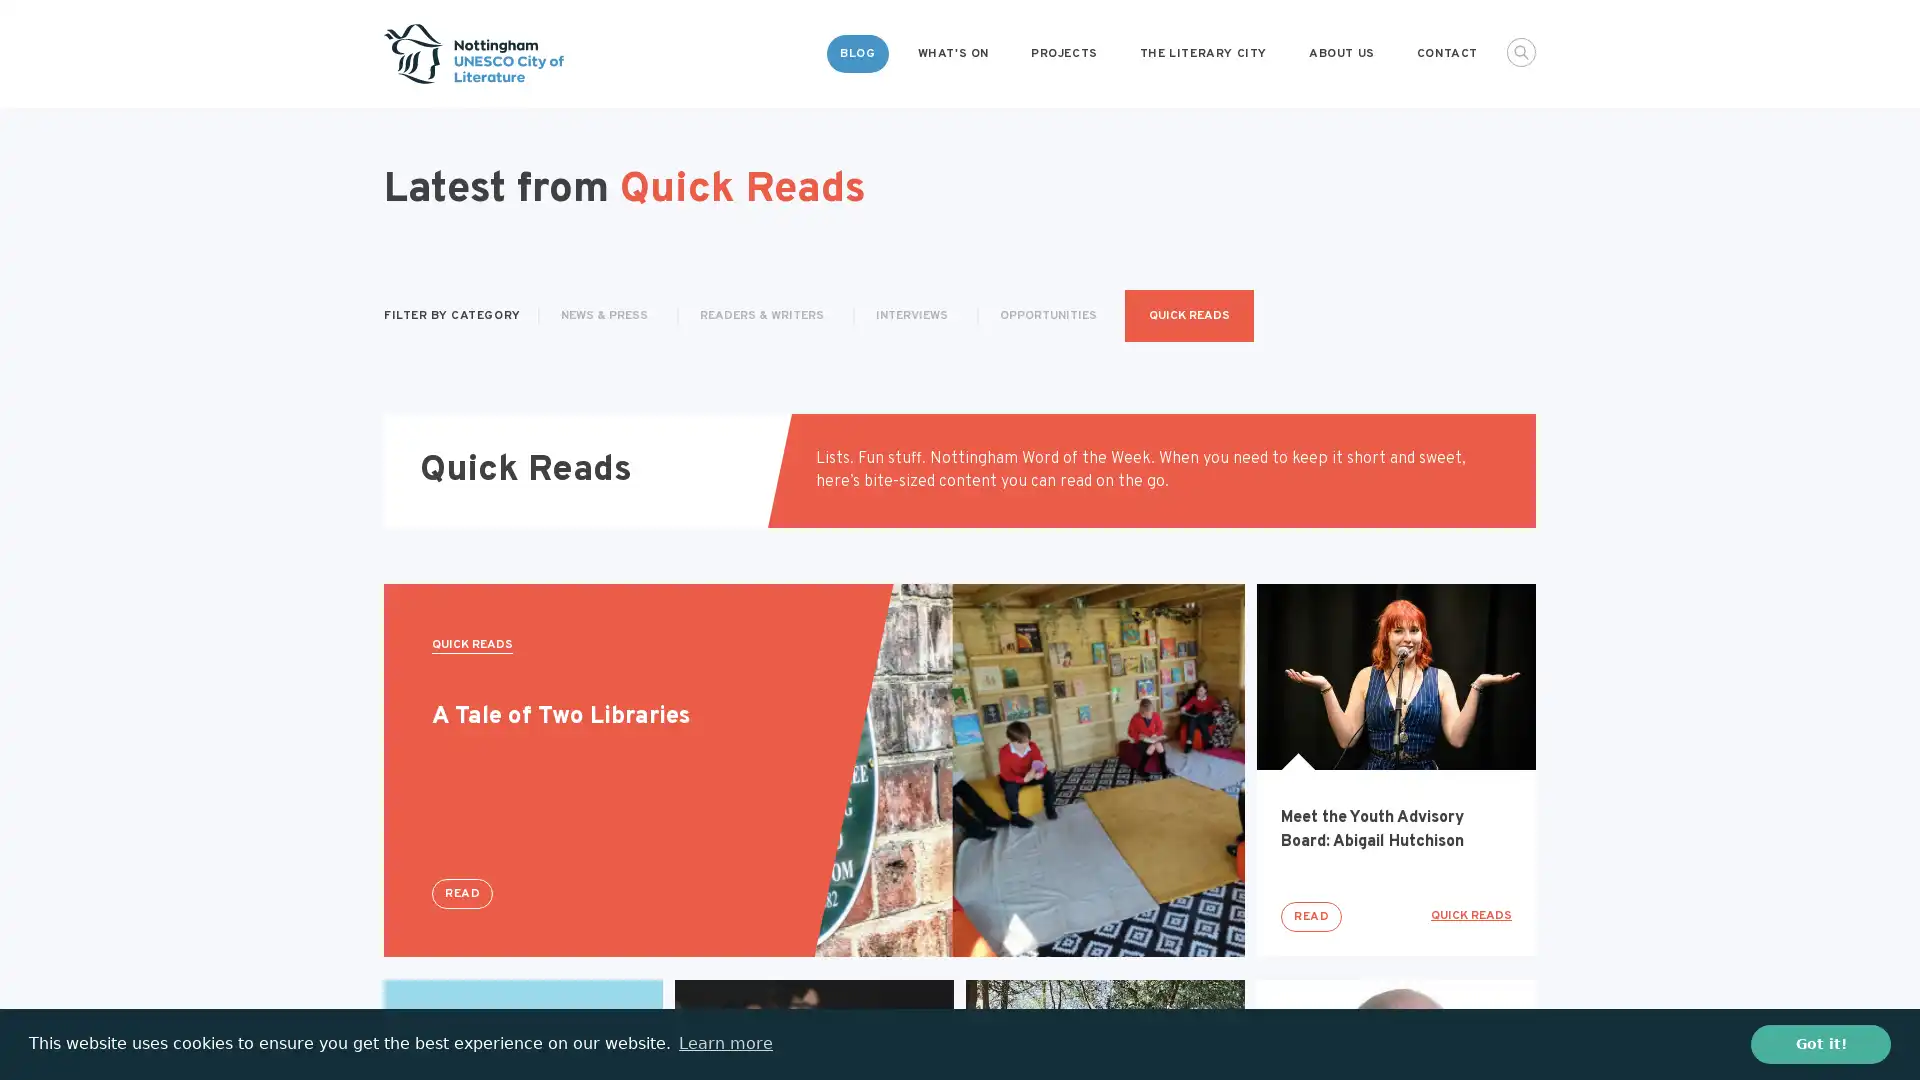 The height and width of the screenshot is (1080, 1920). What do you see at coordinates (724, 1043) in the screenshot?
I see `learn more about cookies` at bounding box center [724, 1043].